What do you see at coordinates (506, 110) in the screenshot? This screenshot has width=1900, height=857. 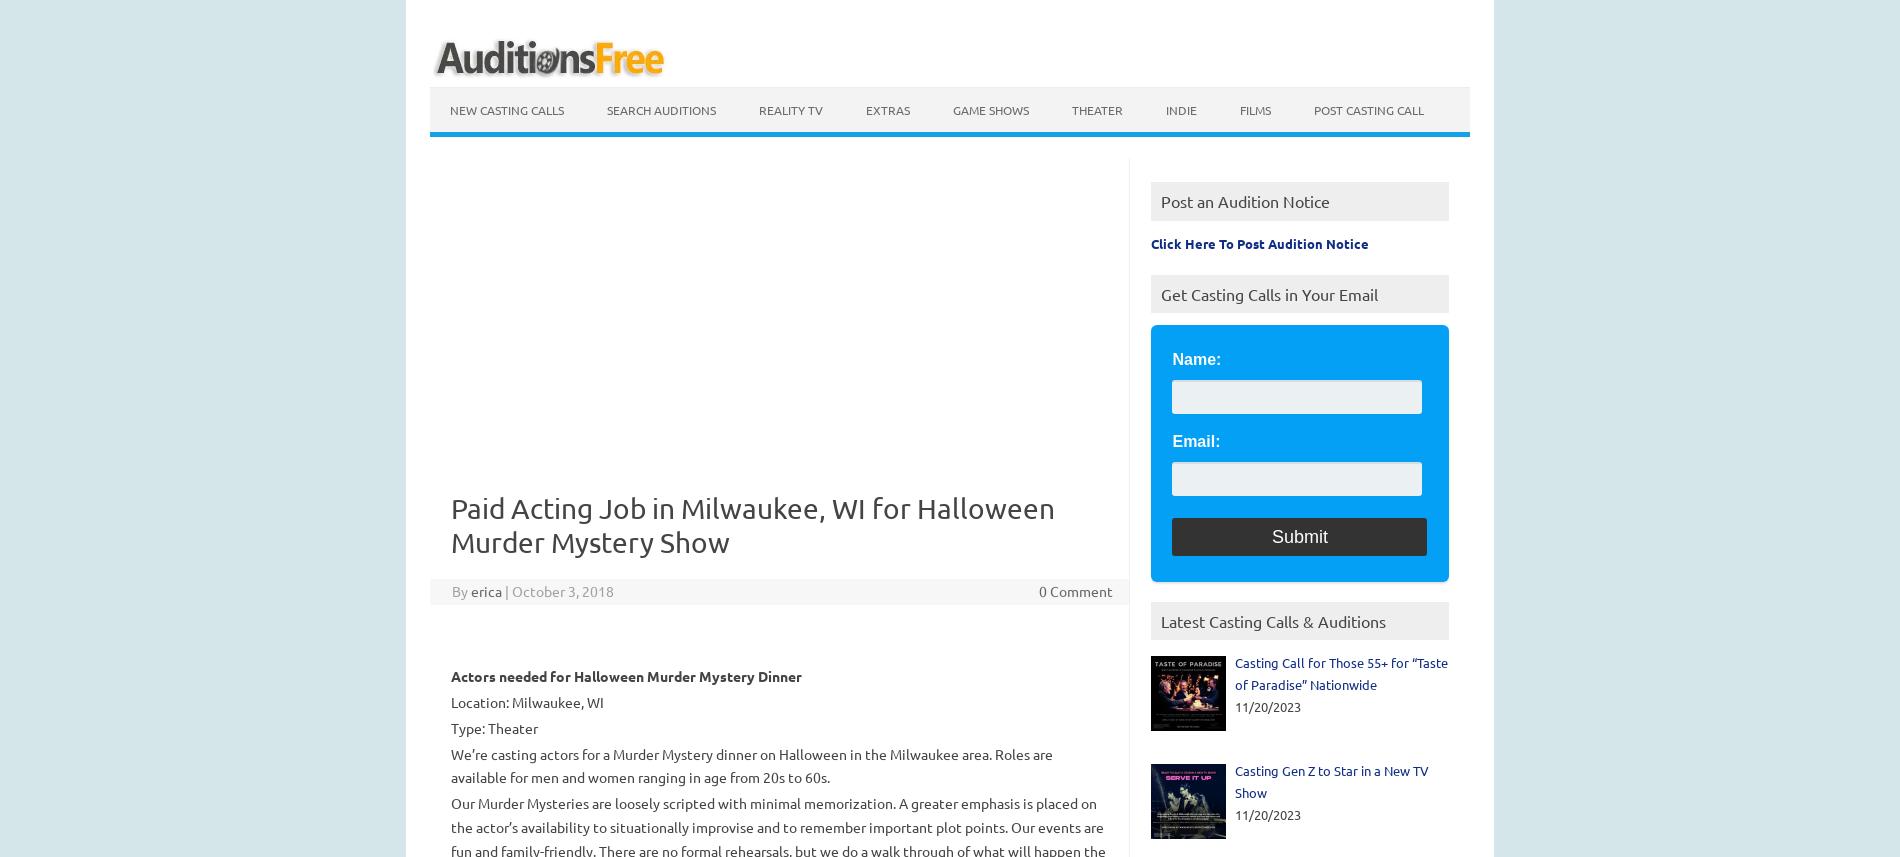 I see `'New Casting calls'` at bounding box center [506, 110].